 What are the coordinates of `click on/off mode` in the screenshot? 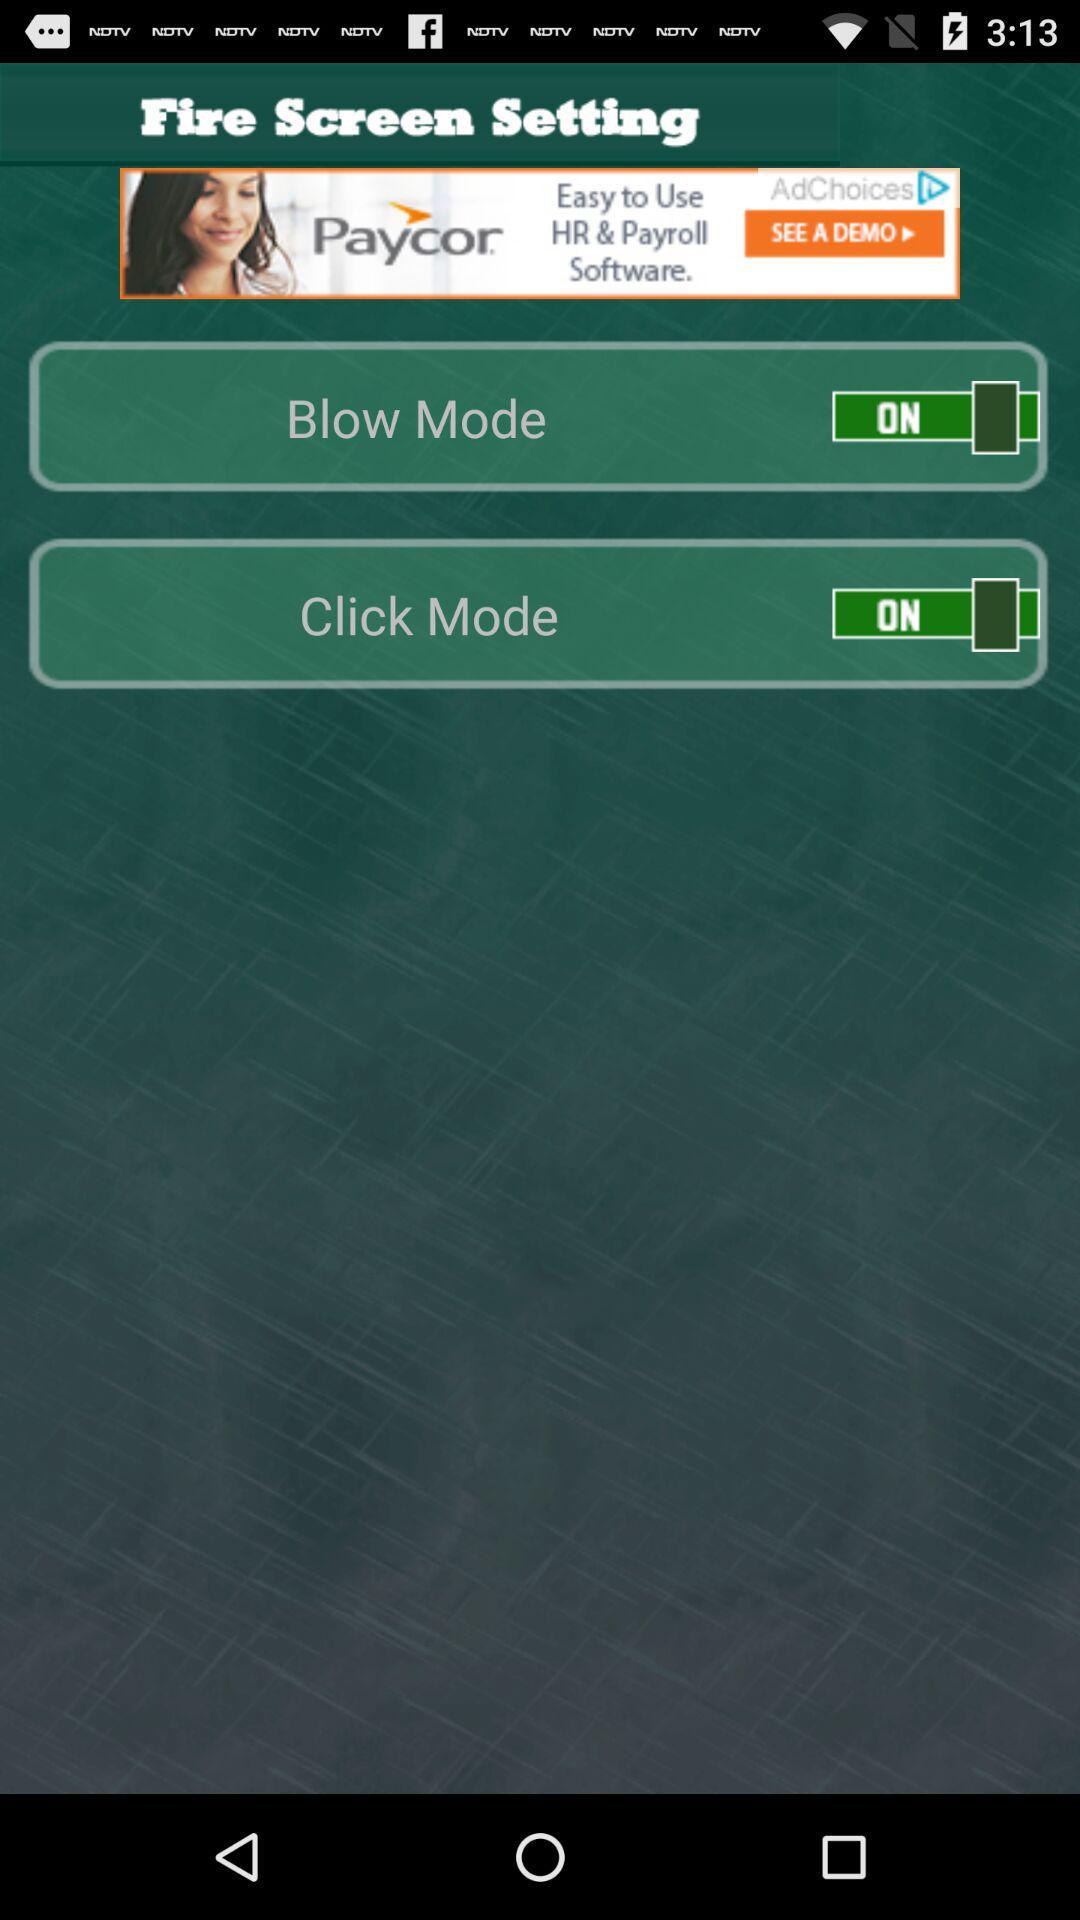 It's located at (936, 613).